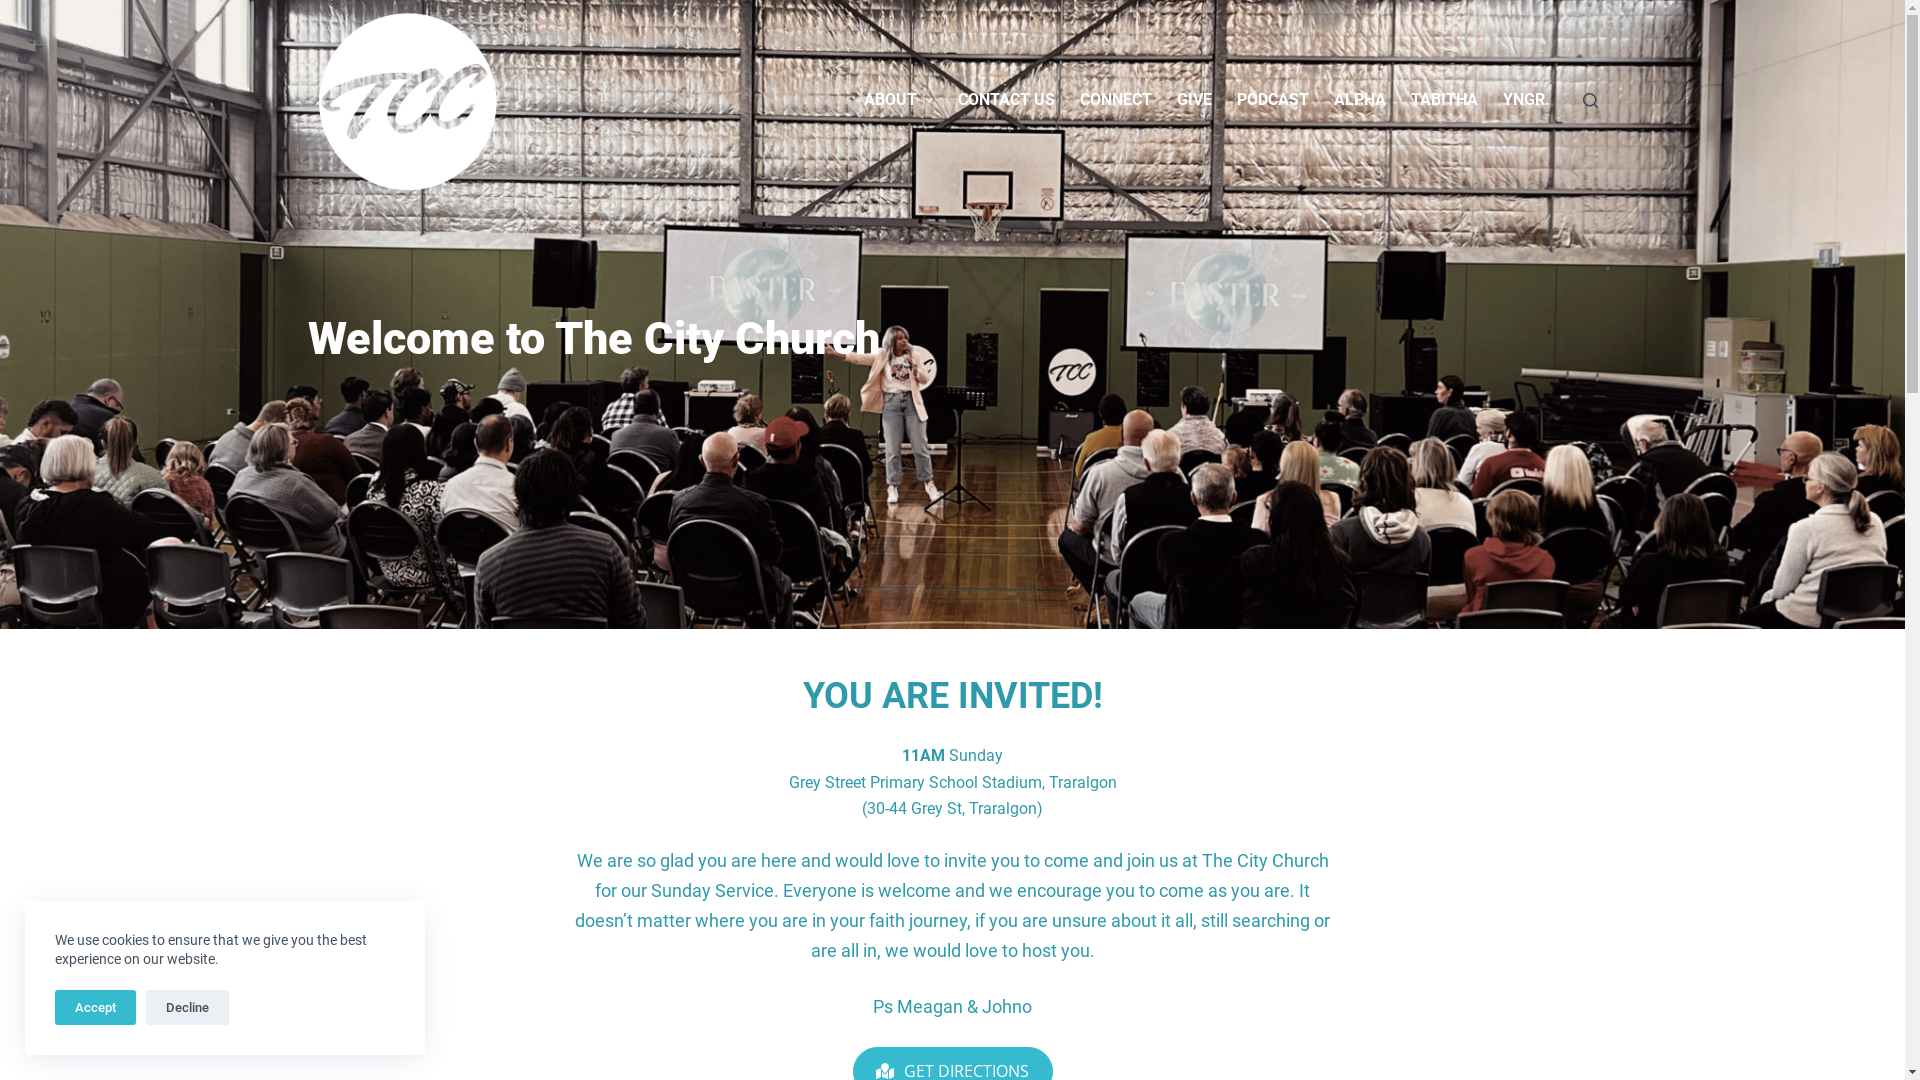 Image resolution: width=1920 pixels, height=1080 pixels. Describe the element at coordinates (1321, 100) in the screenshot. I see `'ALPHA'` at that location.